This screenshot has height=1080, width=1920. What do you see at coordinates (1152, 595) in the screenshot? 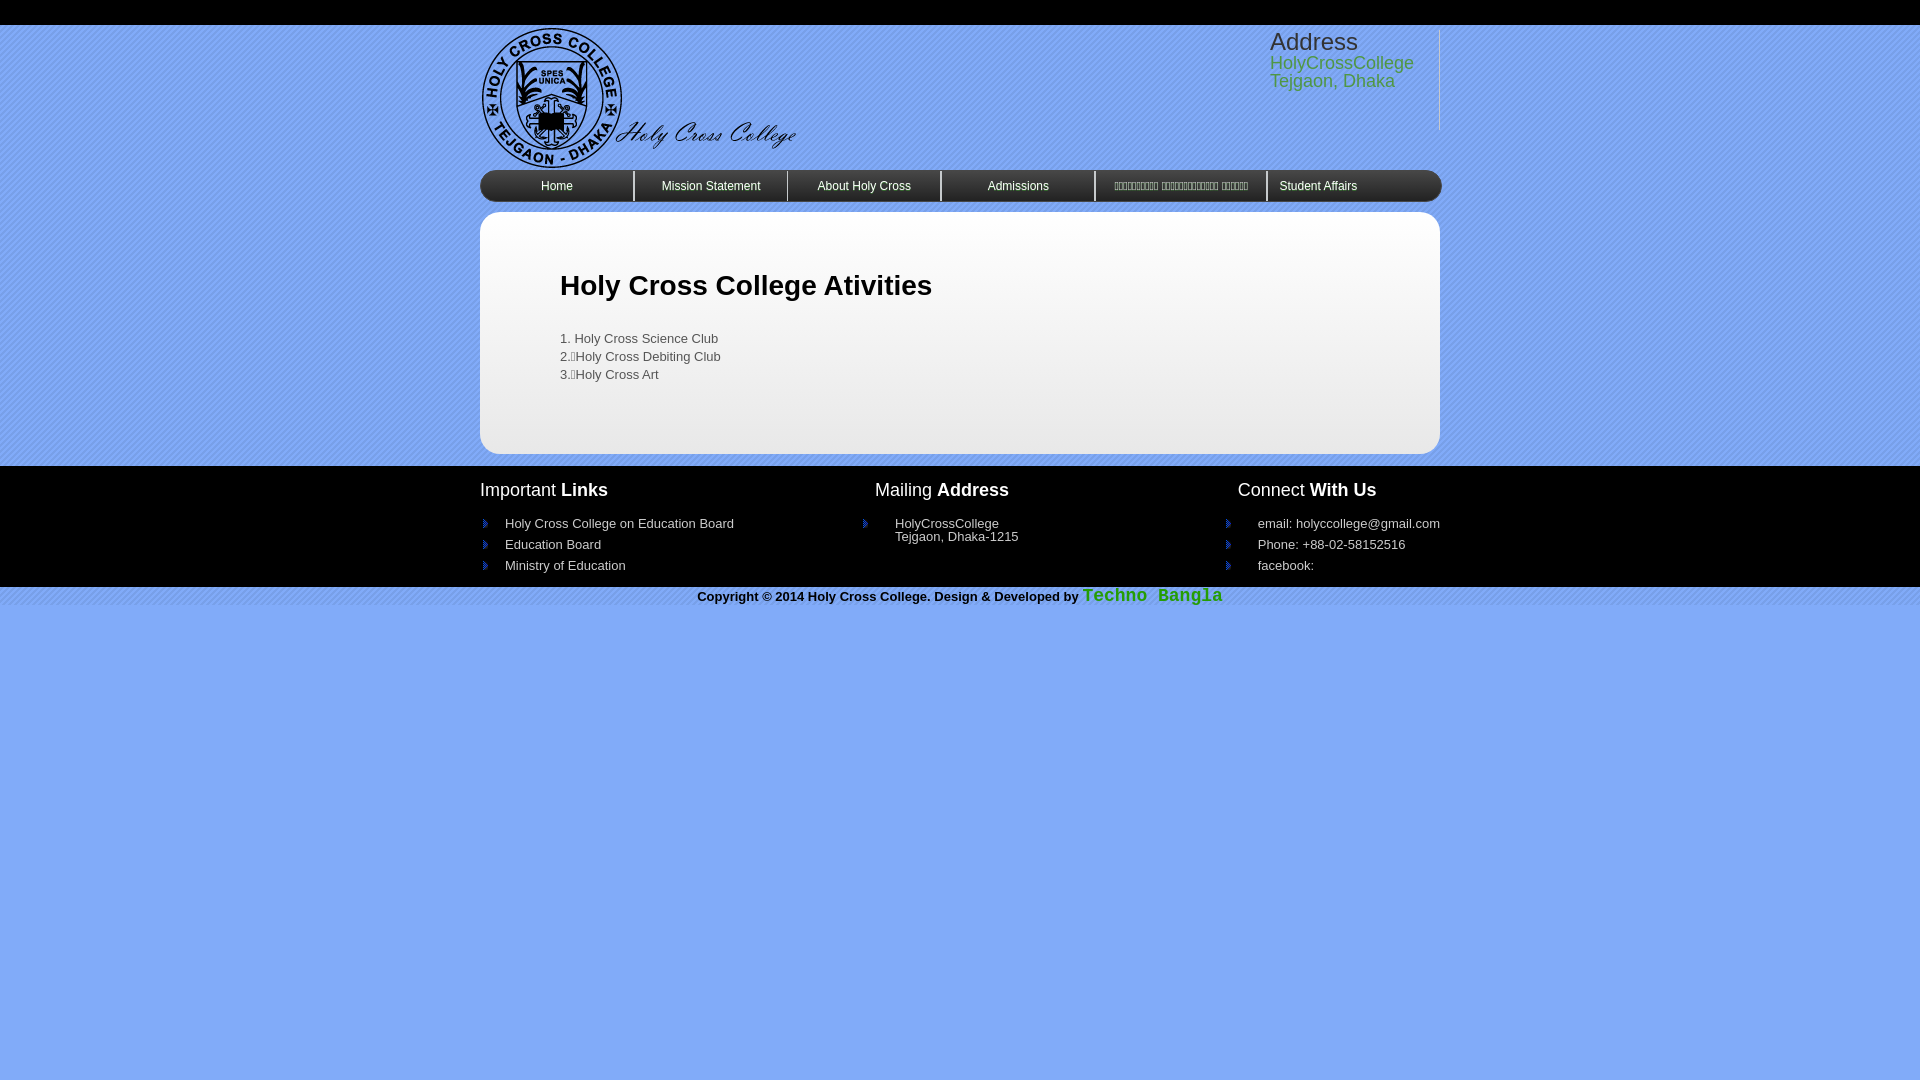
I see `'Techno Bangla'` at bounding box center [1152, 595].